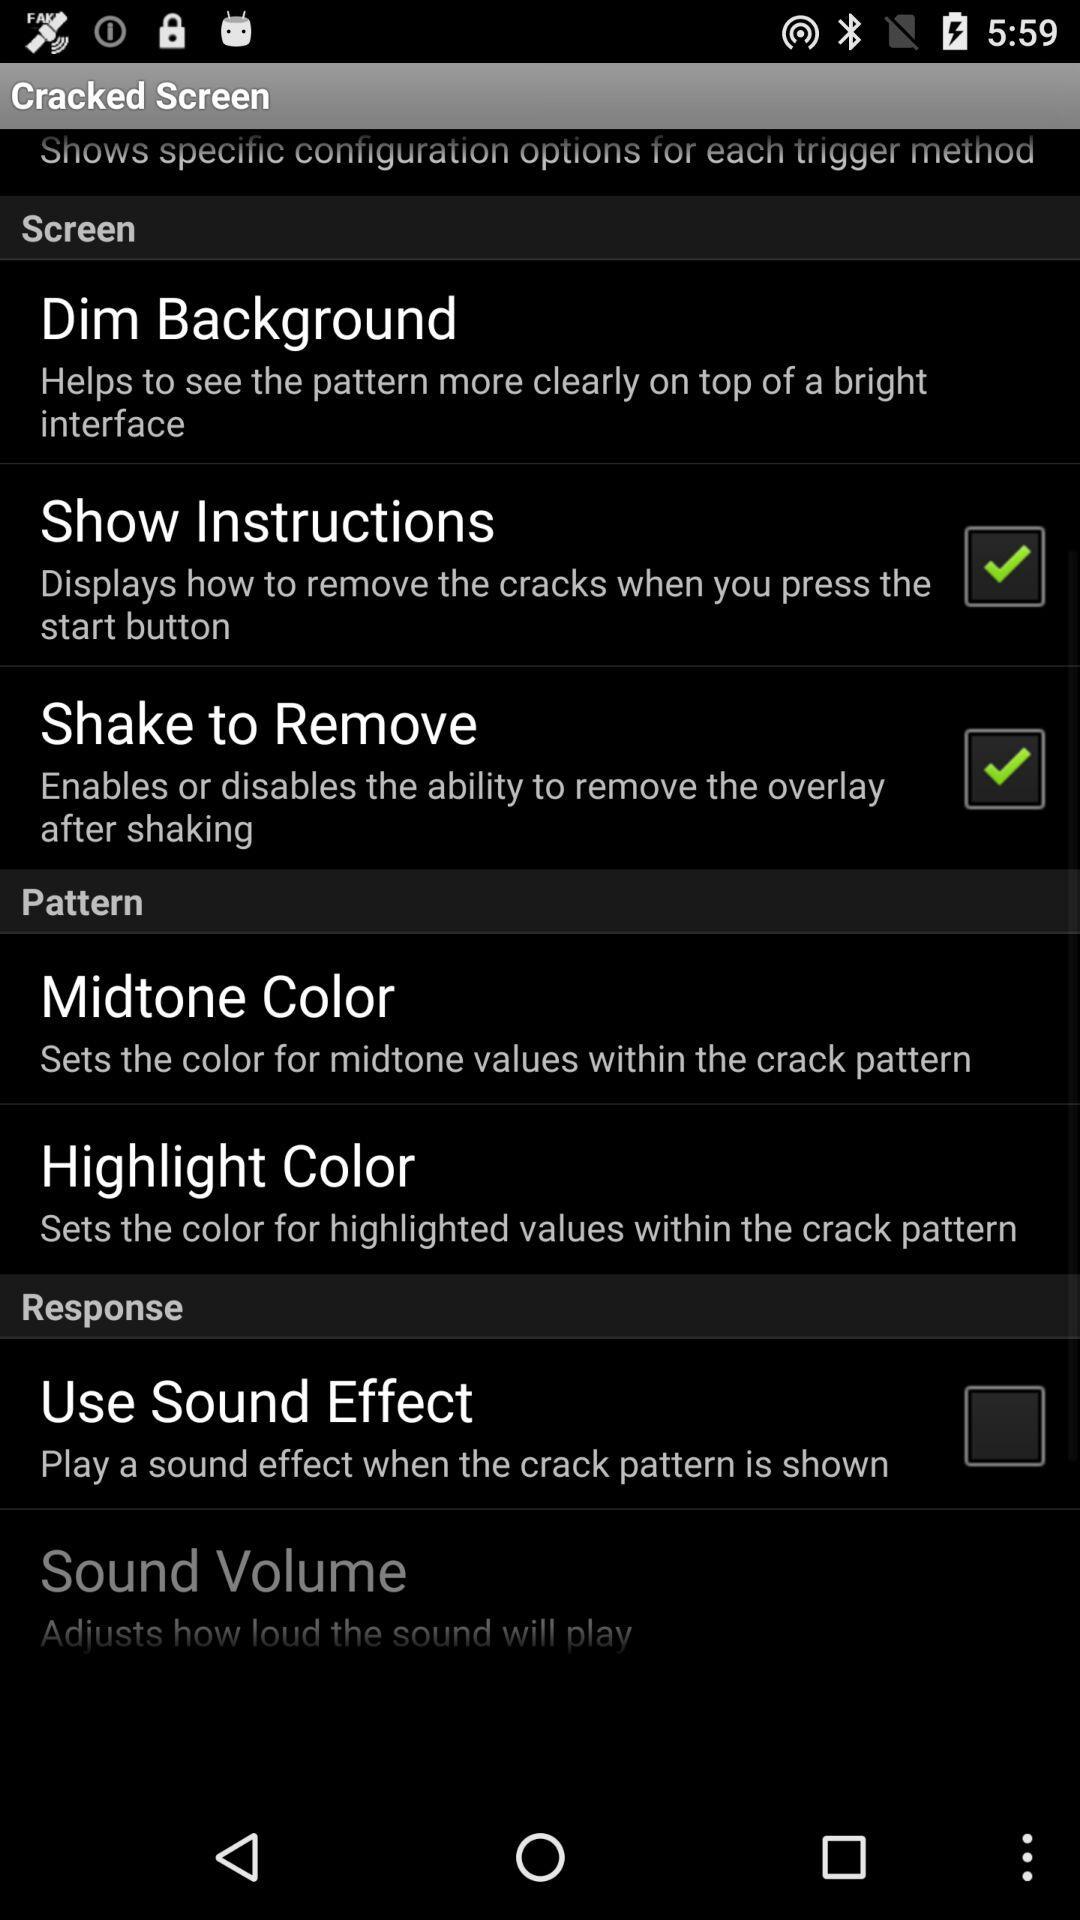 The height and width of the screenshot is (1920, 1080). Describe the element at coordinates (540, 1306) in the screenshot. I see `the app above use sound effect item` at that location.